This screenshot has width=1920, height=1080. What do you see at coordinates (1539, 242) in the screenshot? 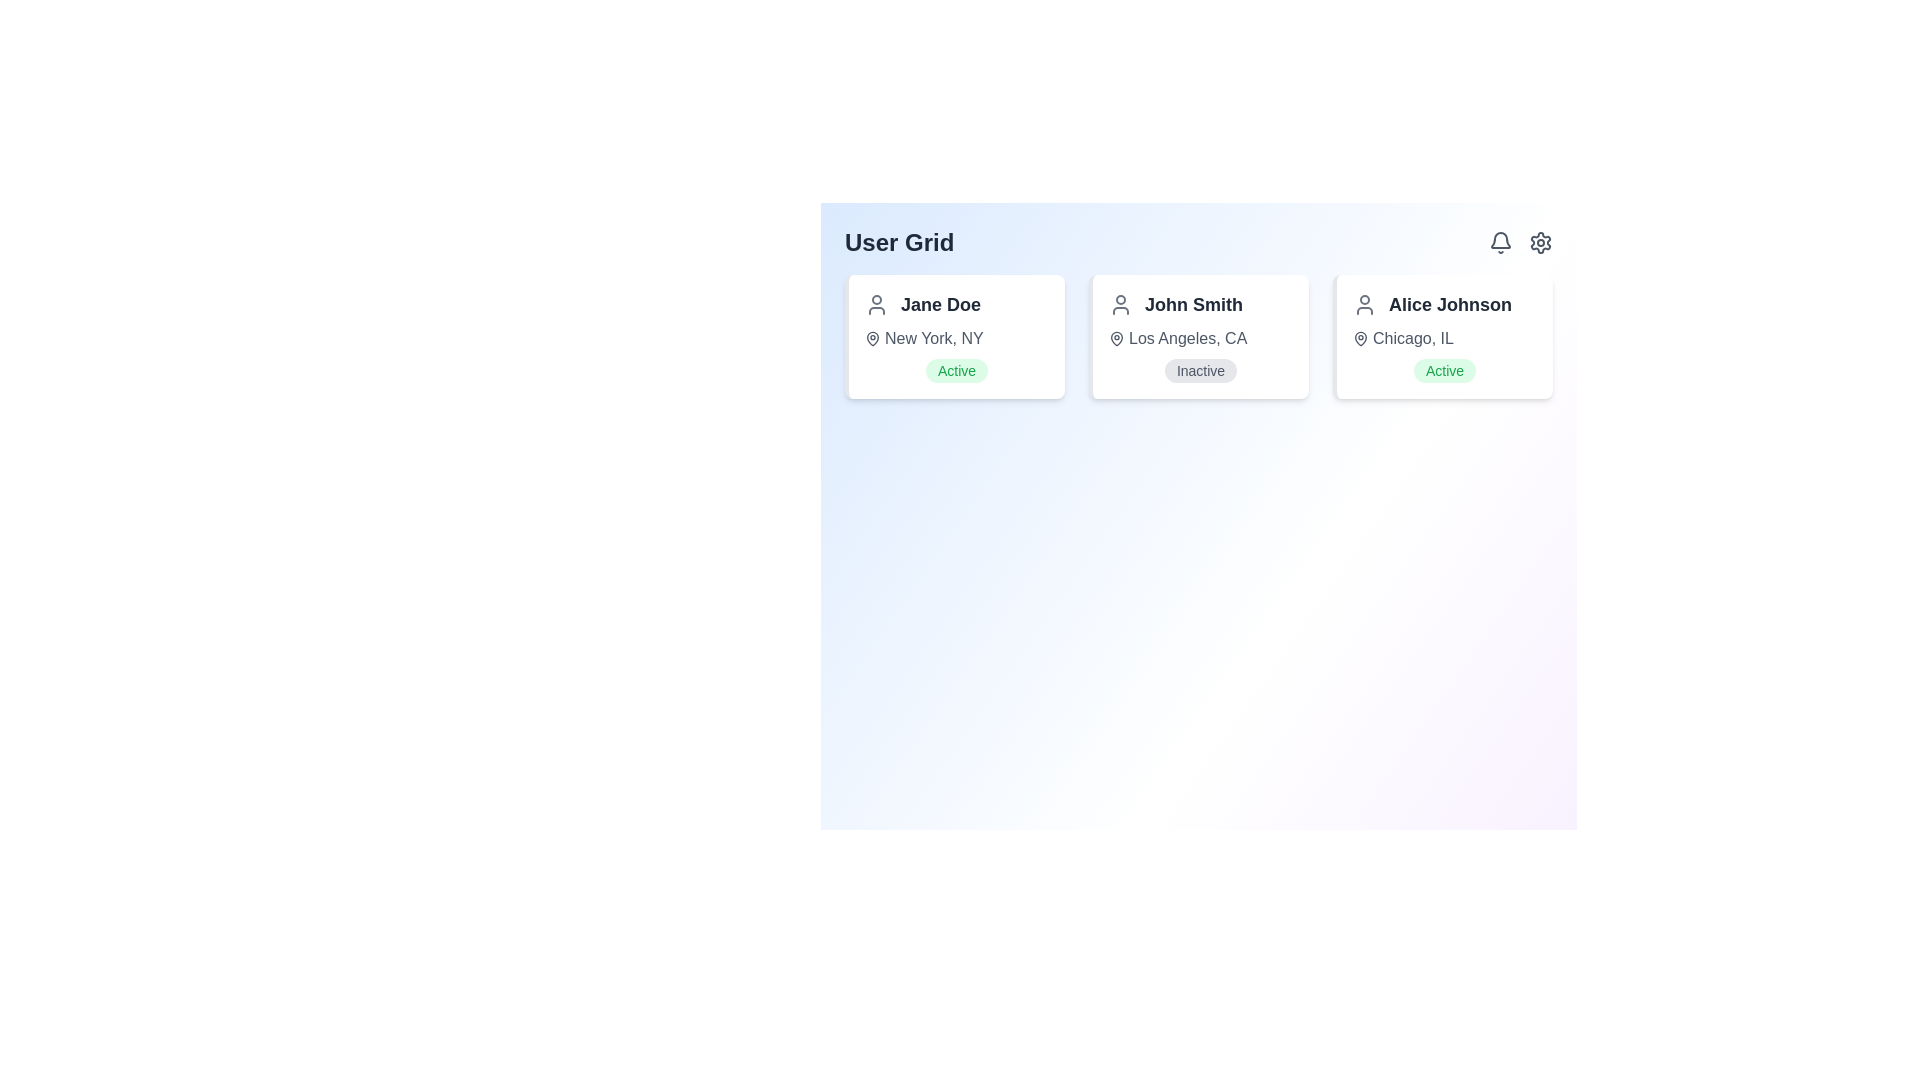
I see `the gear icon located in the top-right corner of the interface` at bounding box center [1539, 242].